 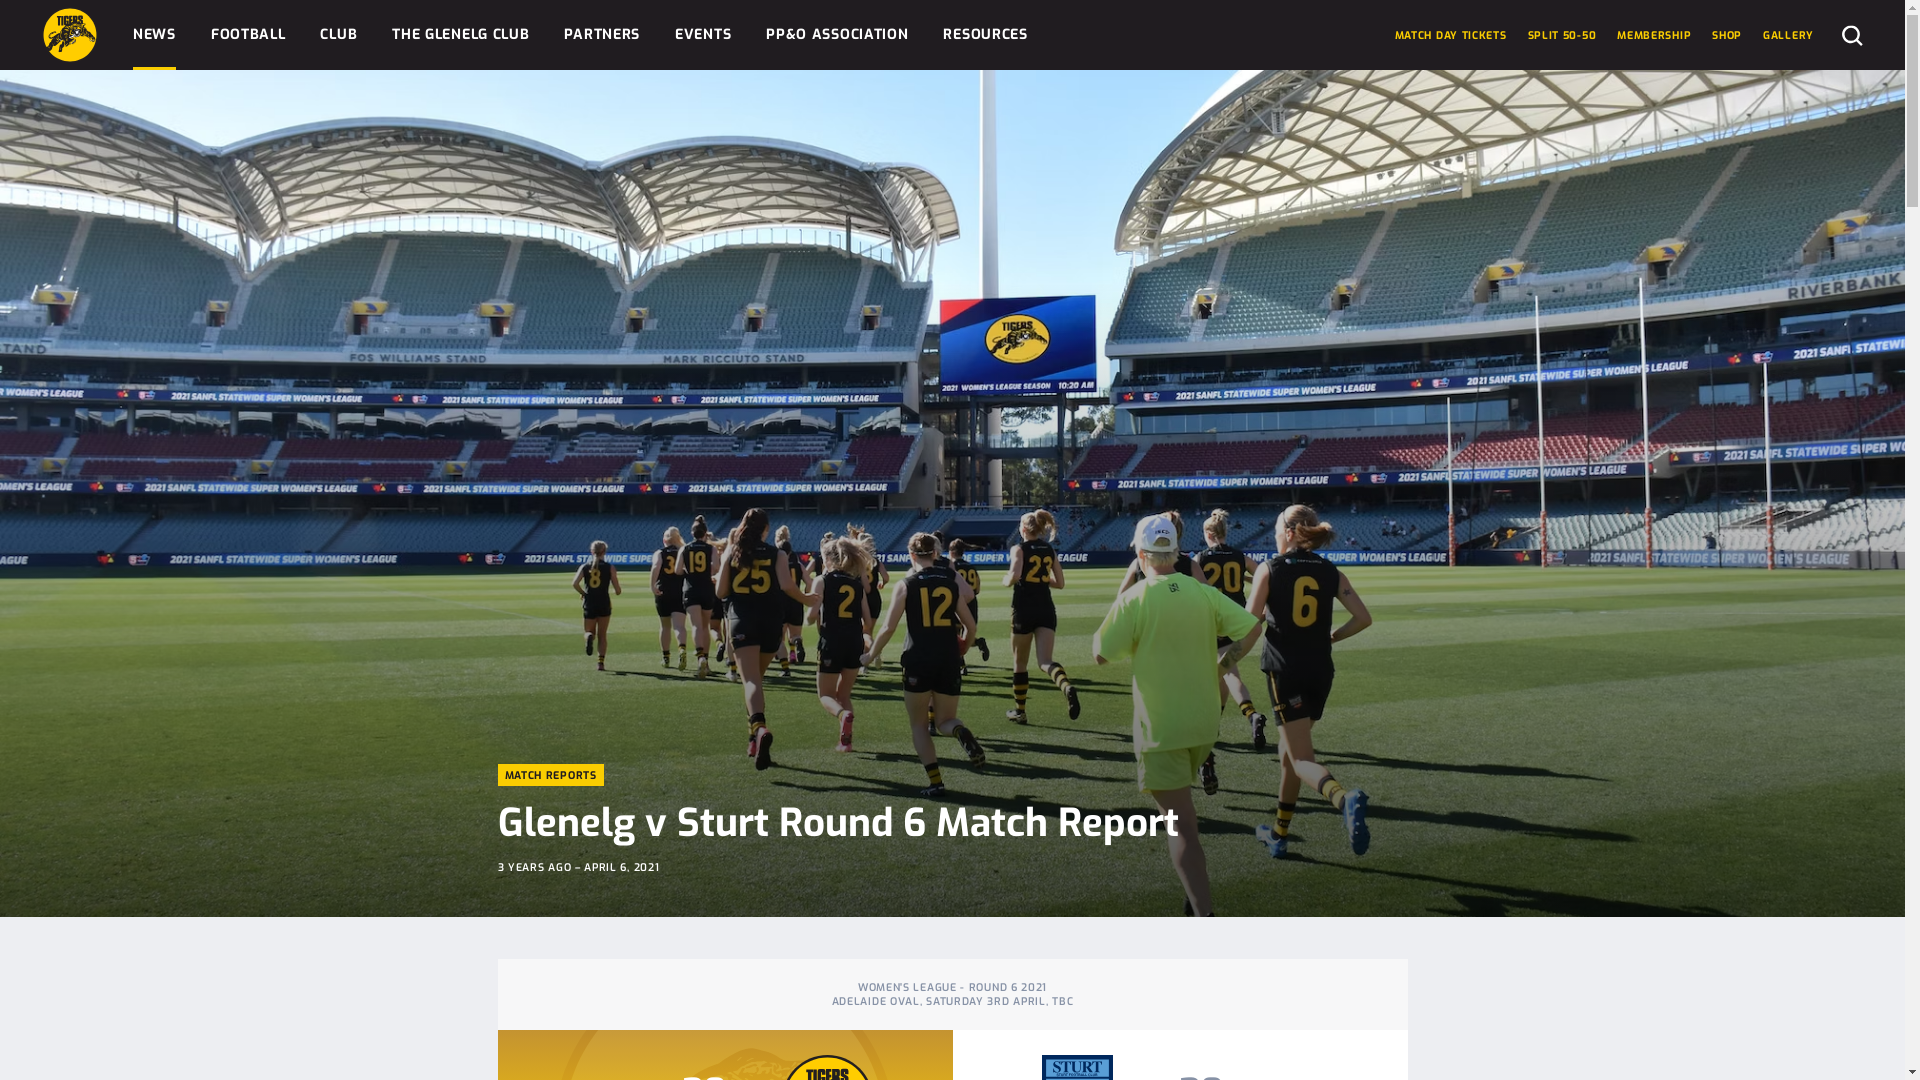 I want to click on 'EVENTS', so click(x=702, y=34).